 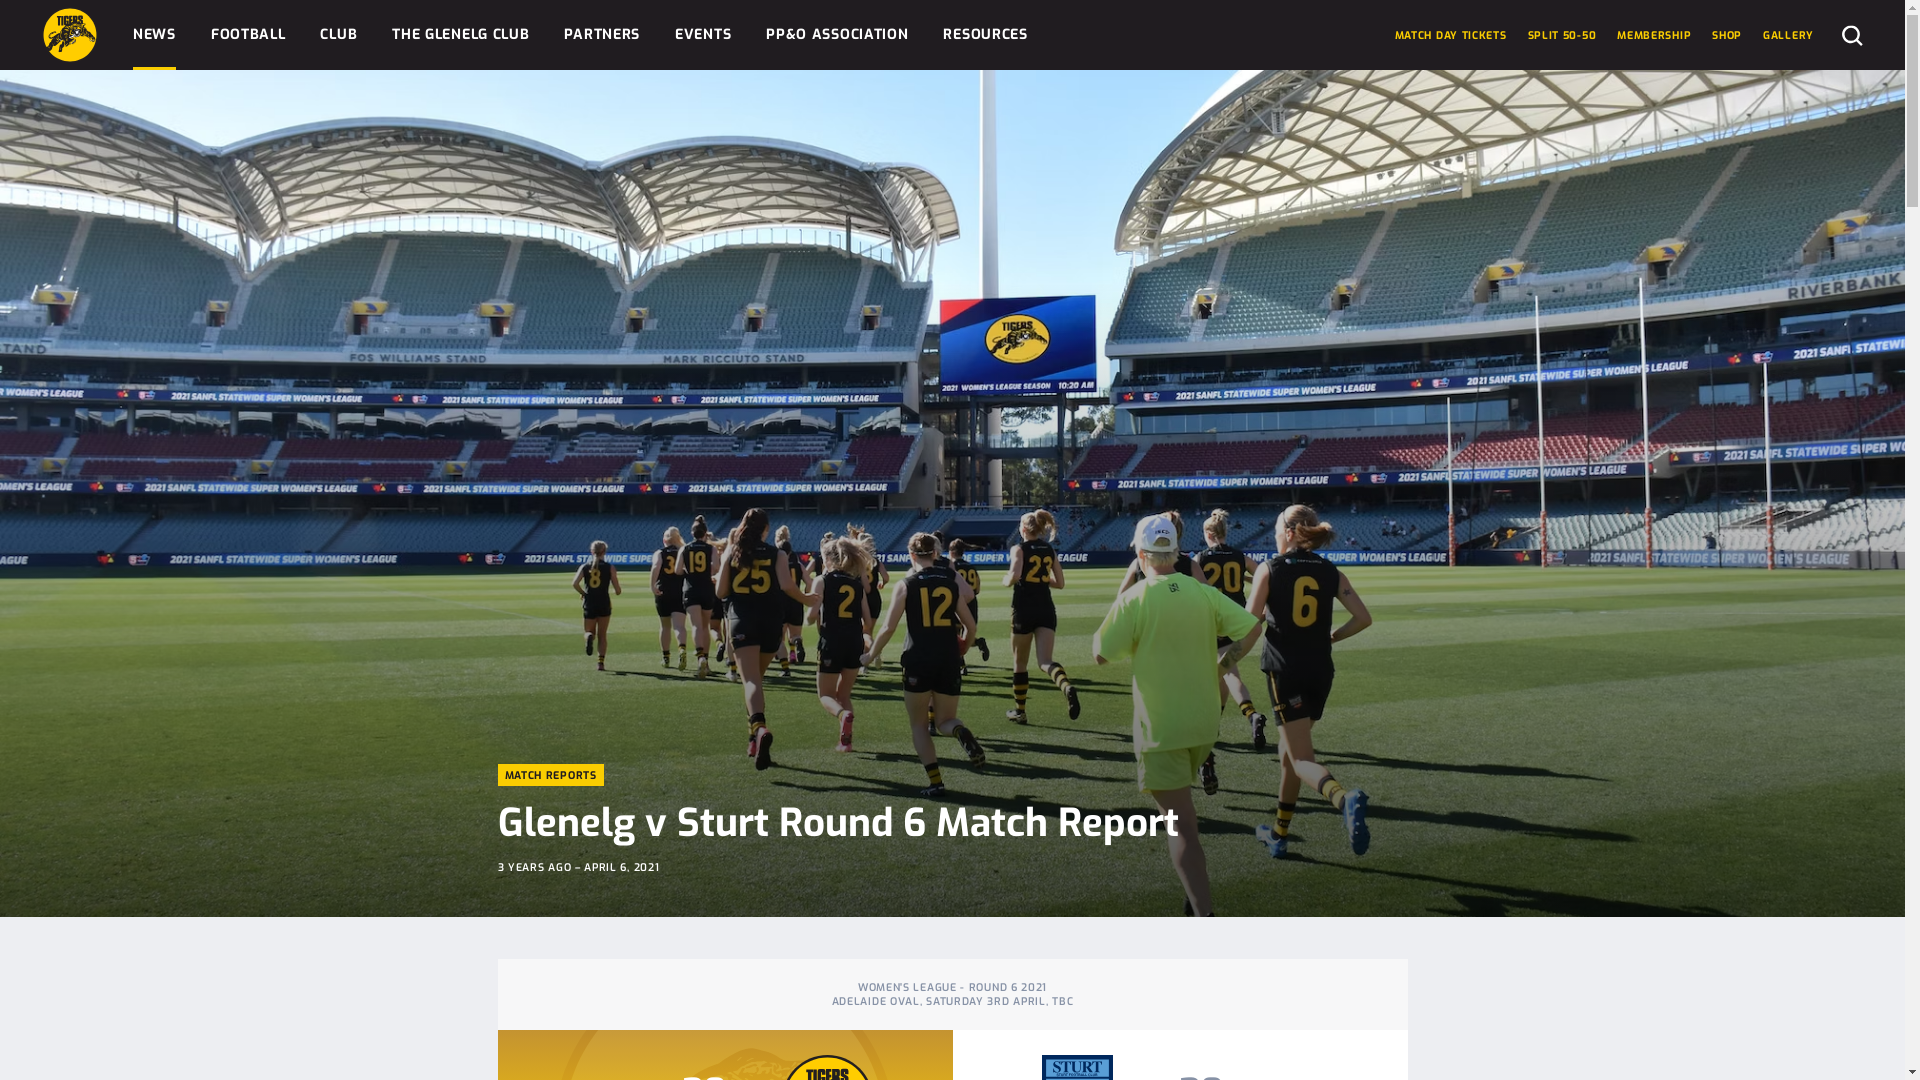 I want to click on 'EVENTS', so click(x=702, y=34).